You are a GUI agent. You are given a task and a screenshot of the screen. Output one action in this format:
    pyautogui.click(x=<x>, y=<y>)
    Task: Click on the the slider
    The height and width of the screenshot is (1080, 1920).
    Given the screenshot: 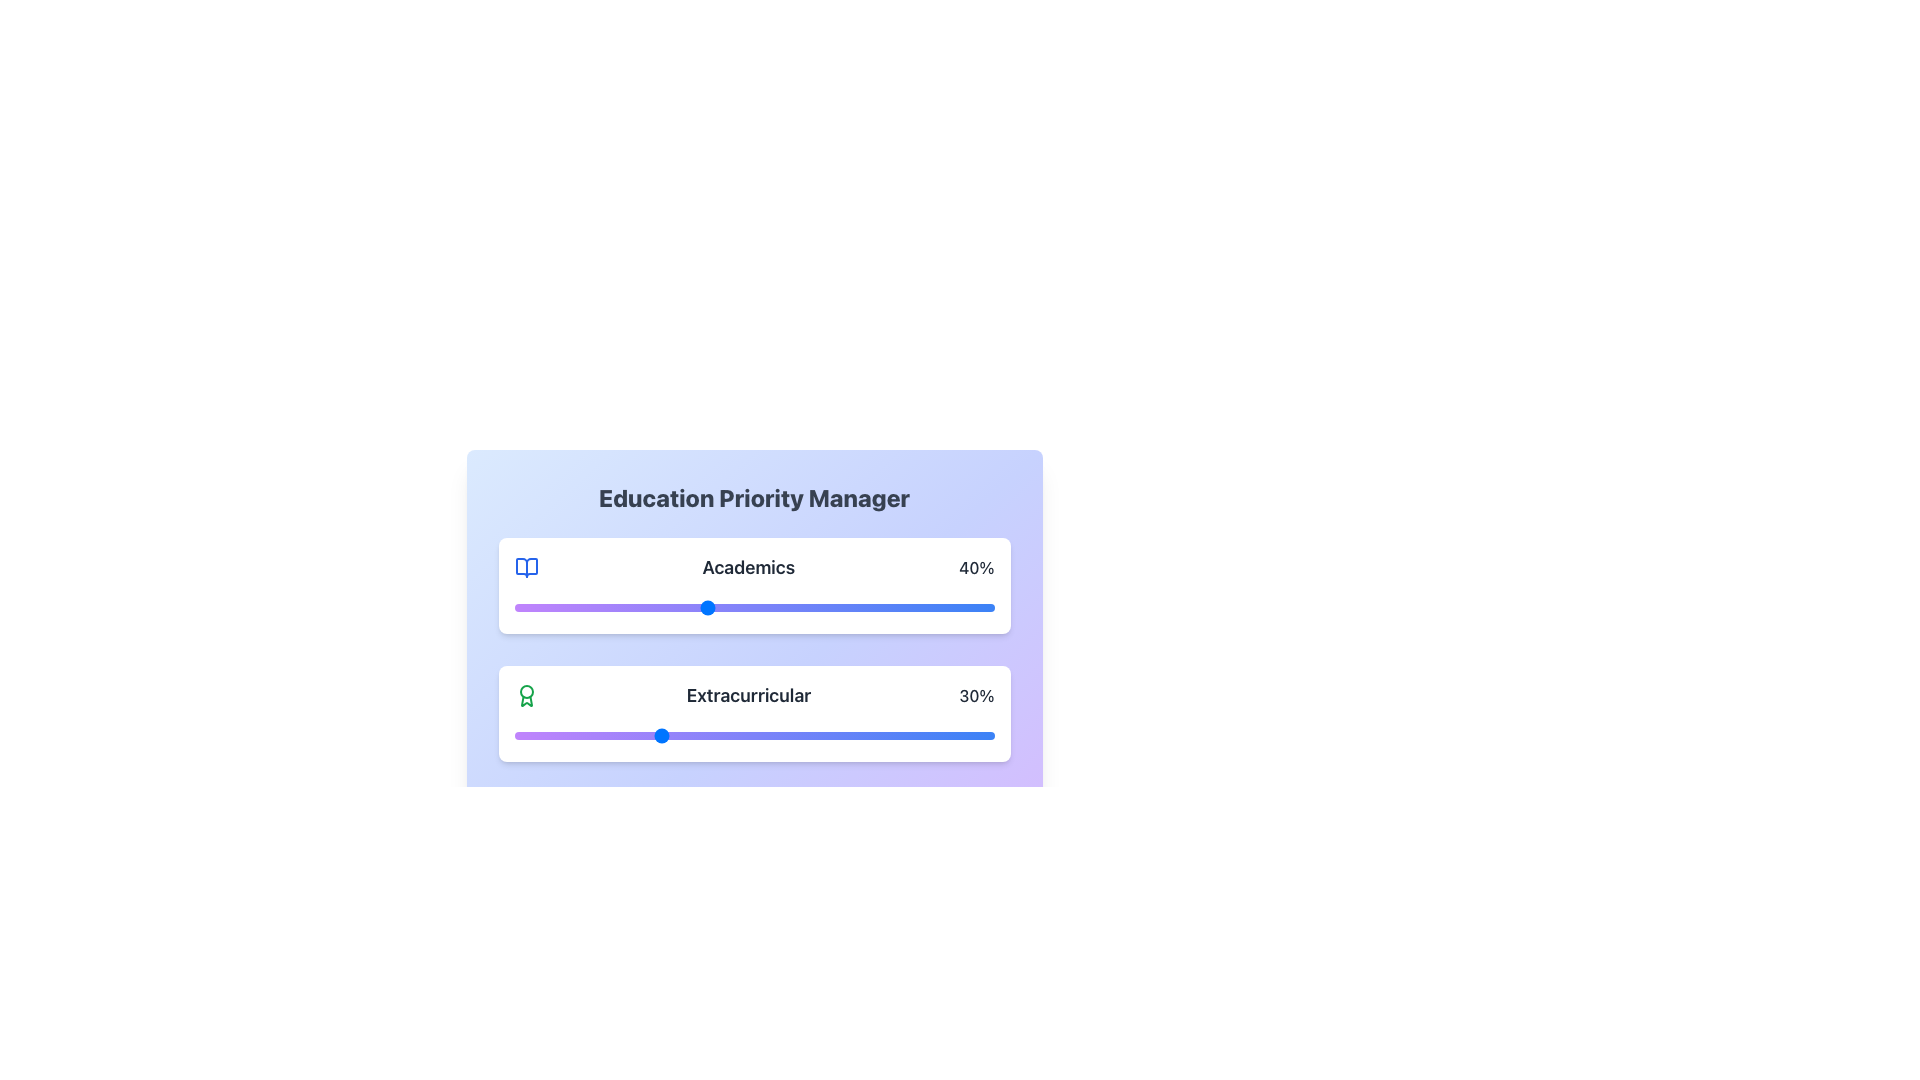 What is the action you would take?
    pyautogui.click(x=767, y=736)
    